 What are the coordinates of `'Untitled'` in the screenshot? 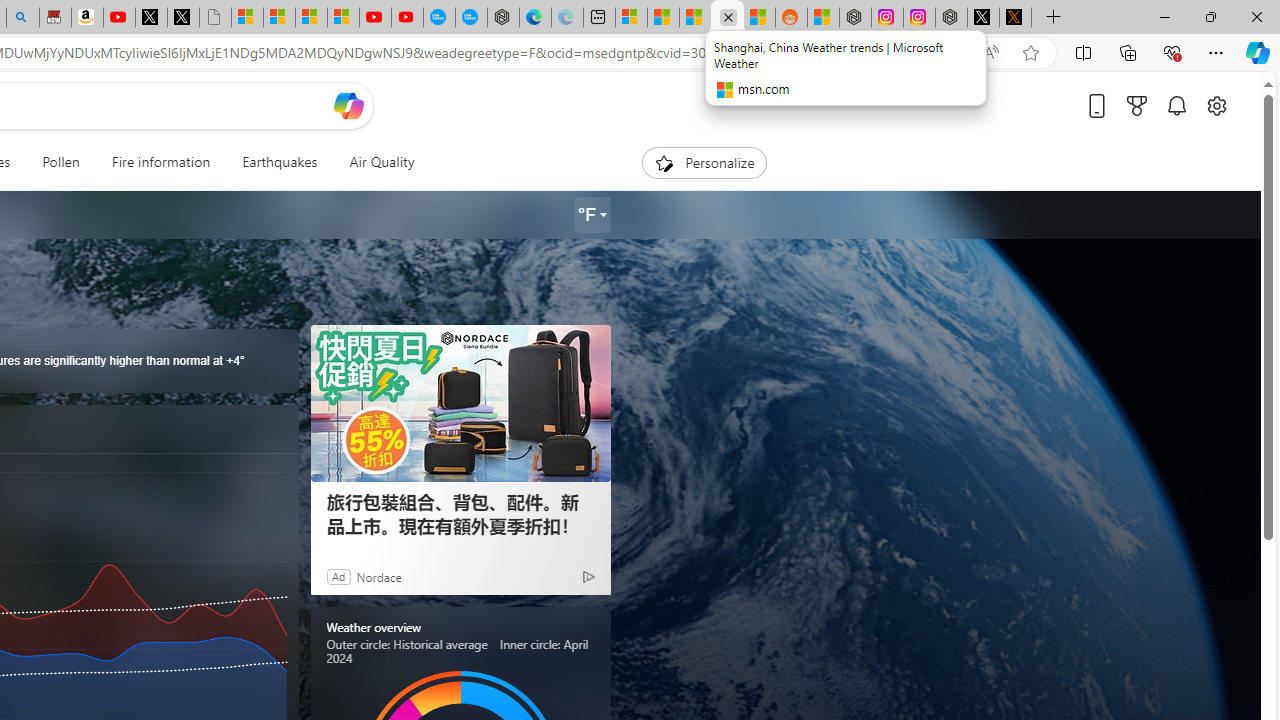 It's located at (215, 17).